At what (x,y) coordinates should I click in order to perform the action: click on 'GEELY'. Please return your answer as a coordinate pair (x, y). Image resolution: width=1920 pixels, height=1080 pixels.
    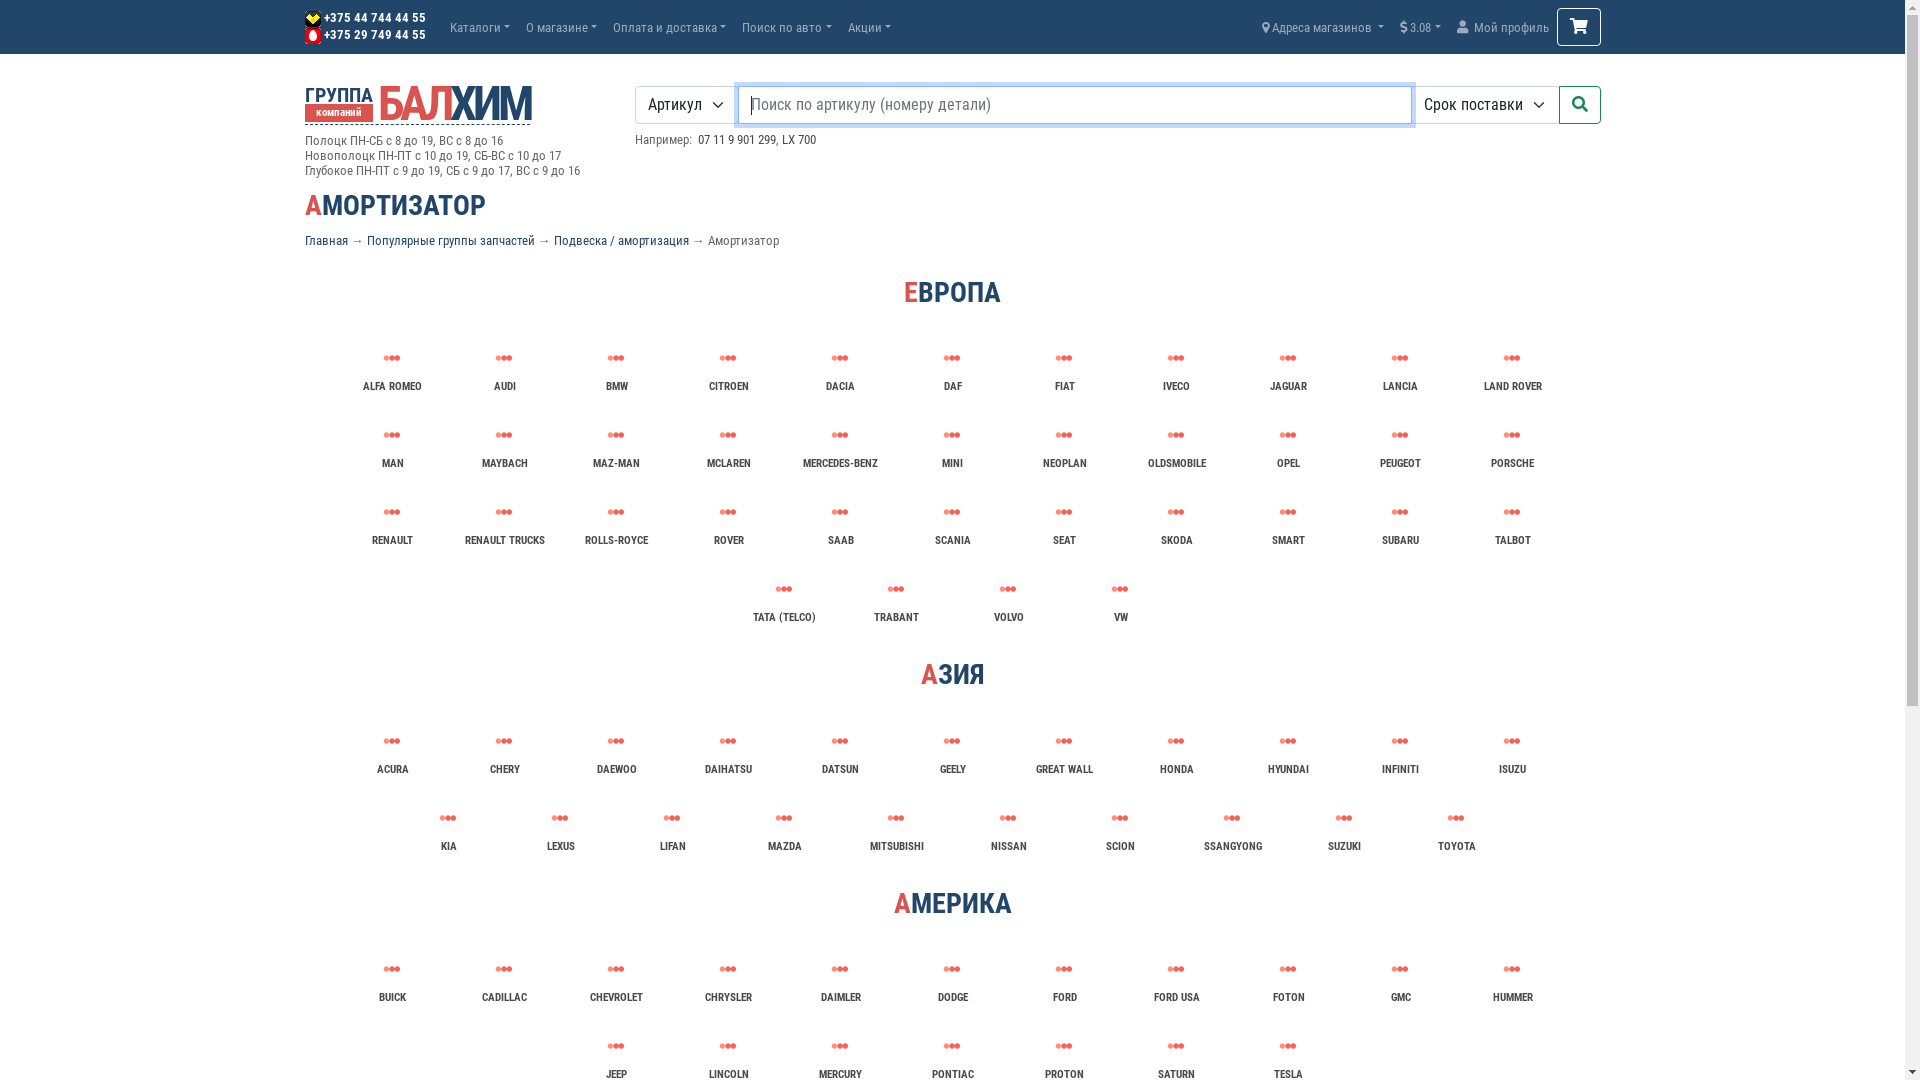
    Looking at the image, I should click on (950, 740).